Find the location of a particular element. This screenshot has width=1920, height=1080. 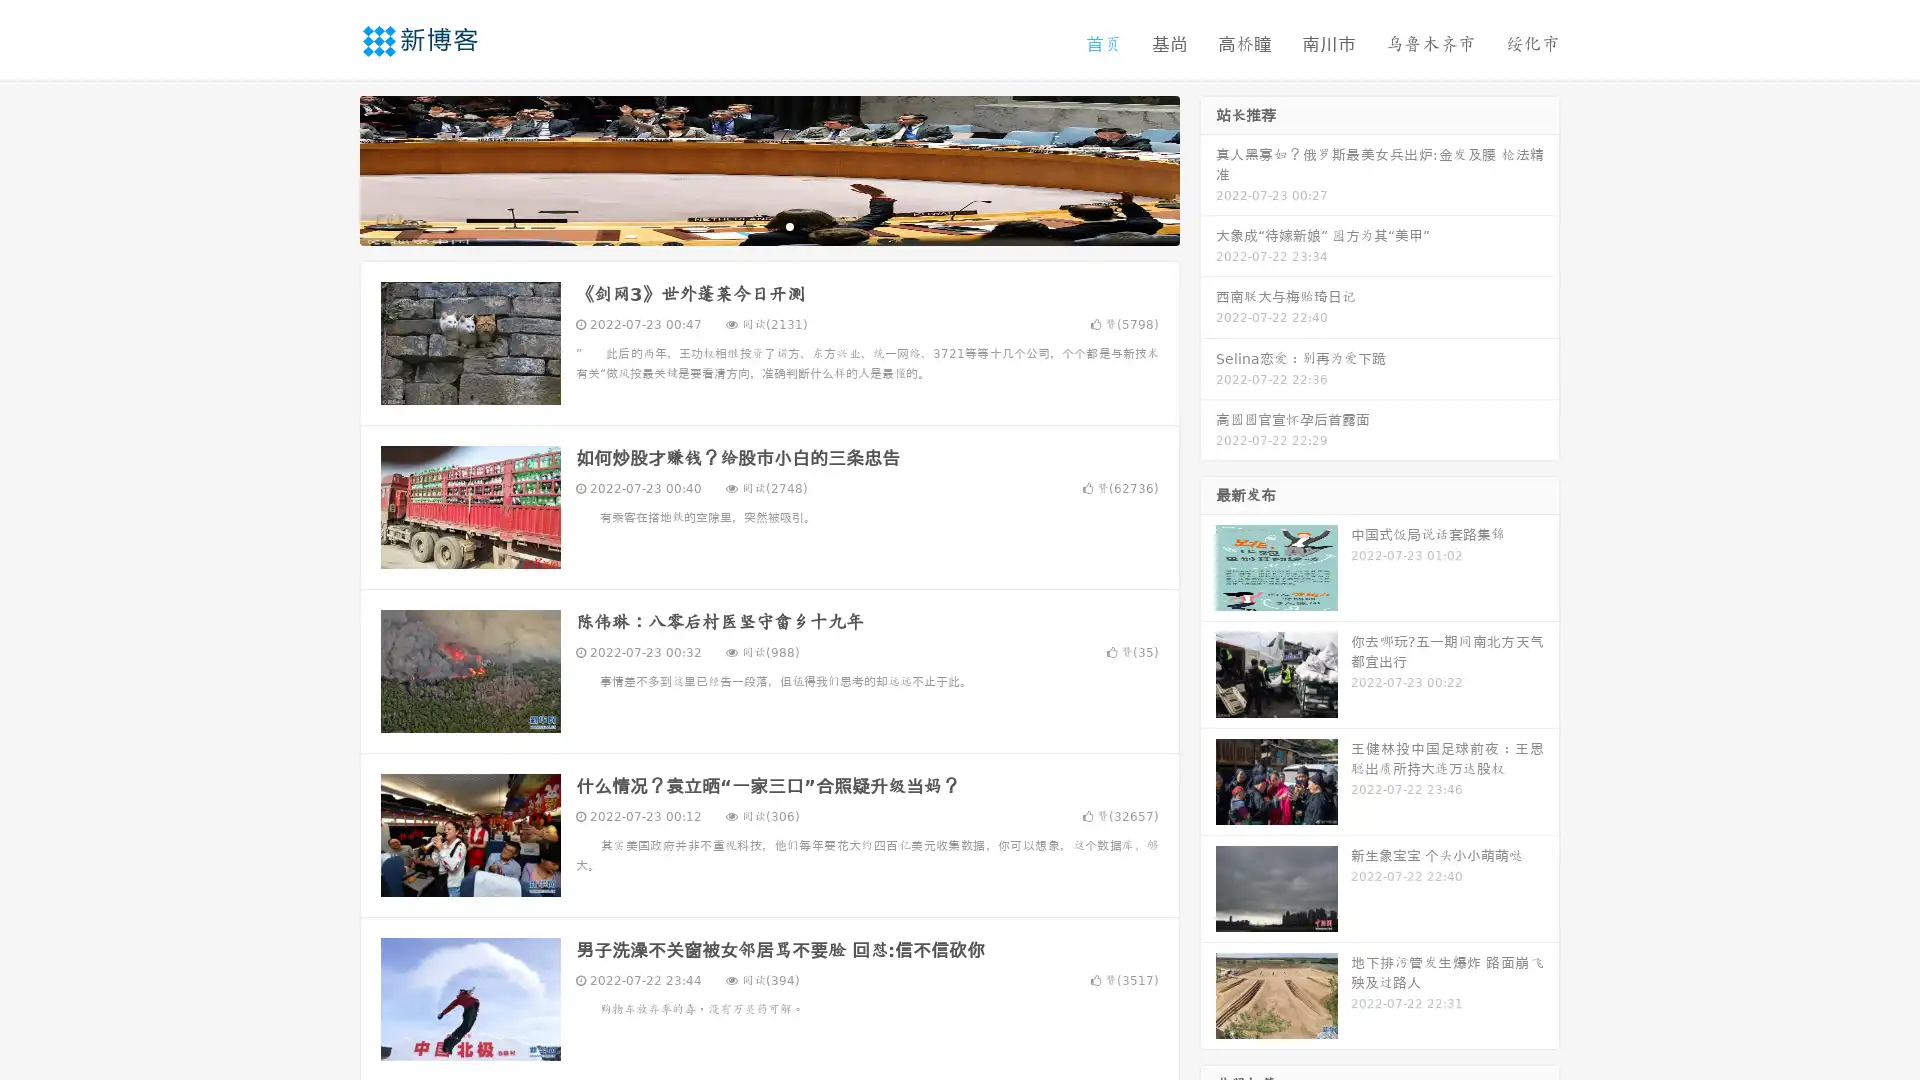

Go to slide 1 is located at coordinates (748, 225).